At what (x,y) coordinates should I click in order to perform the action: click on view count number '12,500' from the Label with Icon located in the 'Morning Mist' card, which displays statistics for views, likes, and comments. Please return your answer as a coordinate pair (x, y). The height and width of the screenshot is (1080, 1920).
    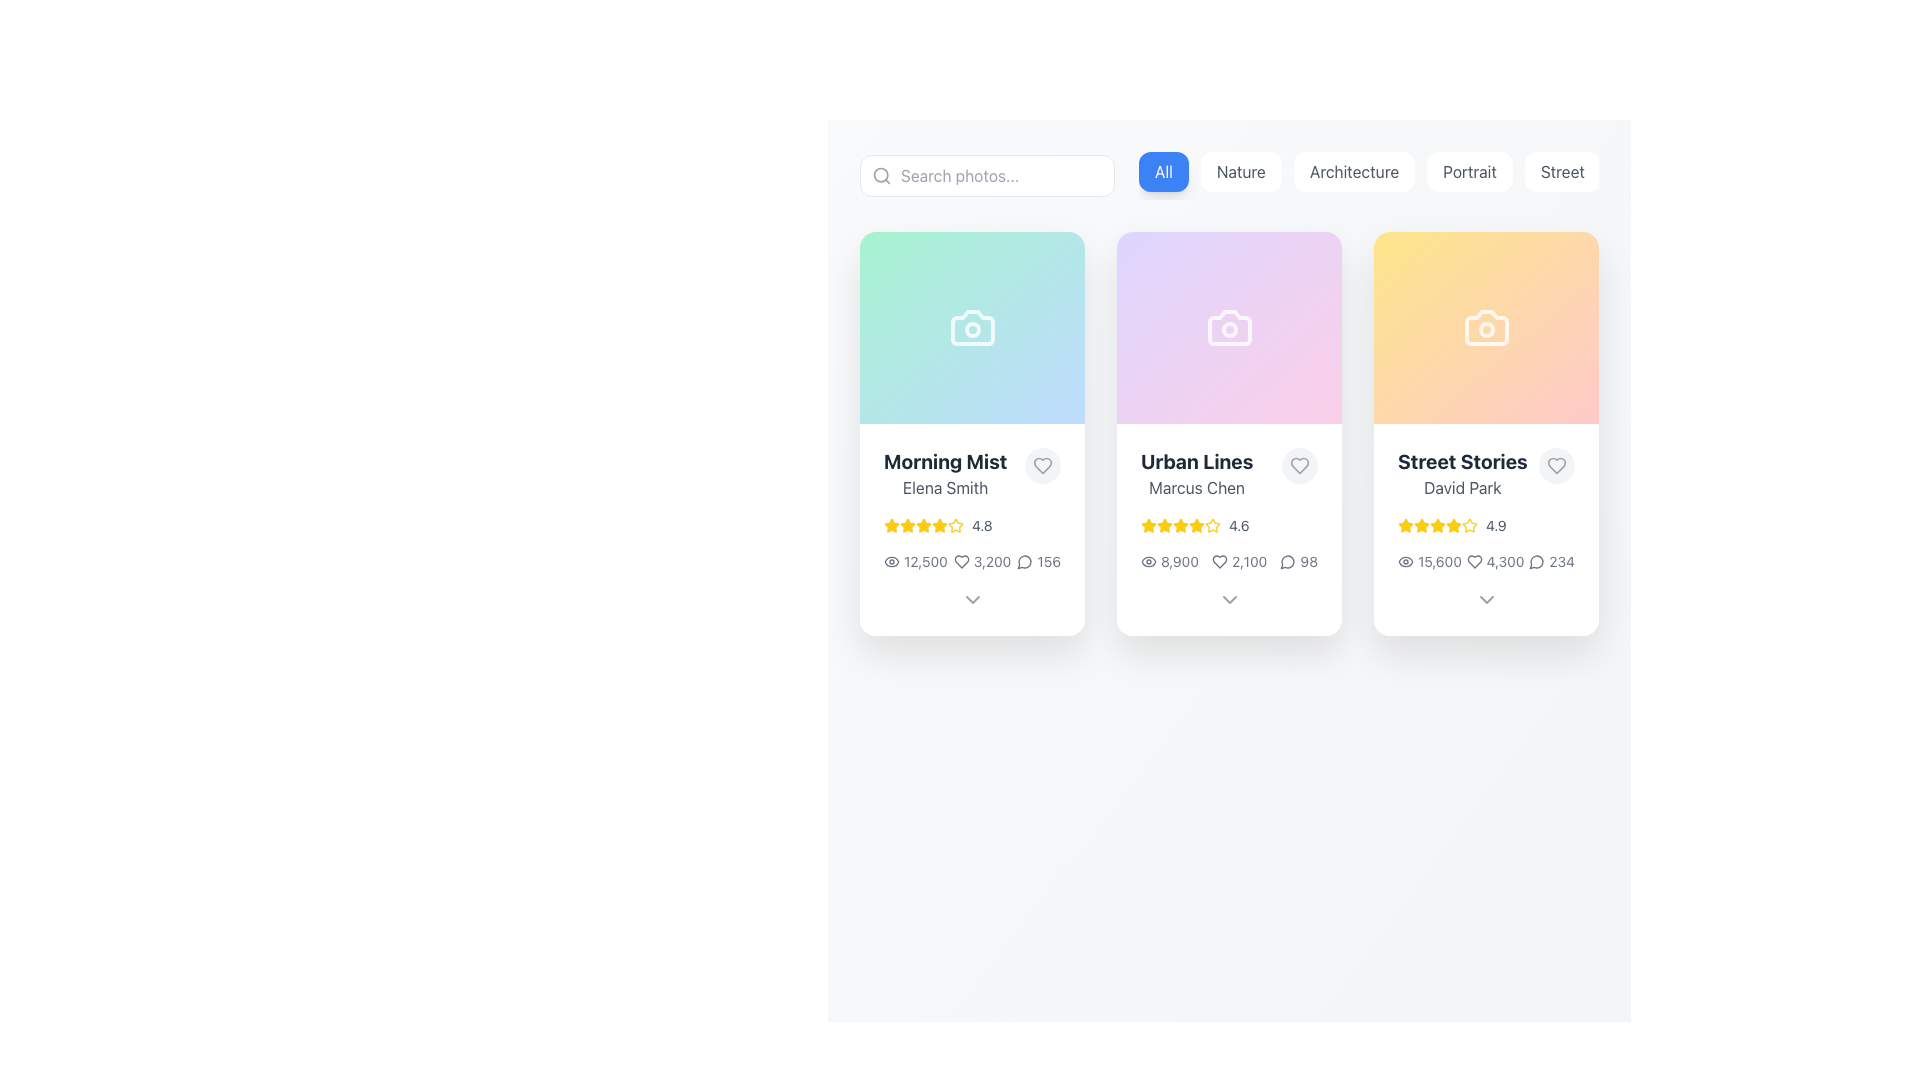
    Looking at the image, I should click on (914, 562).